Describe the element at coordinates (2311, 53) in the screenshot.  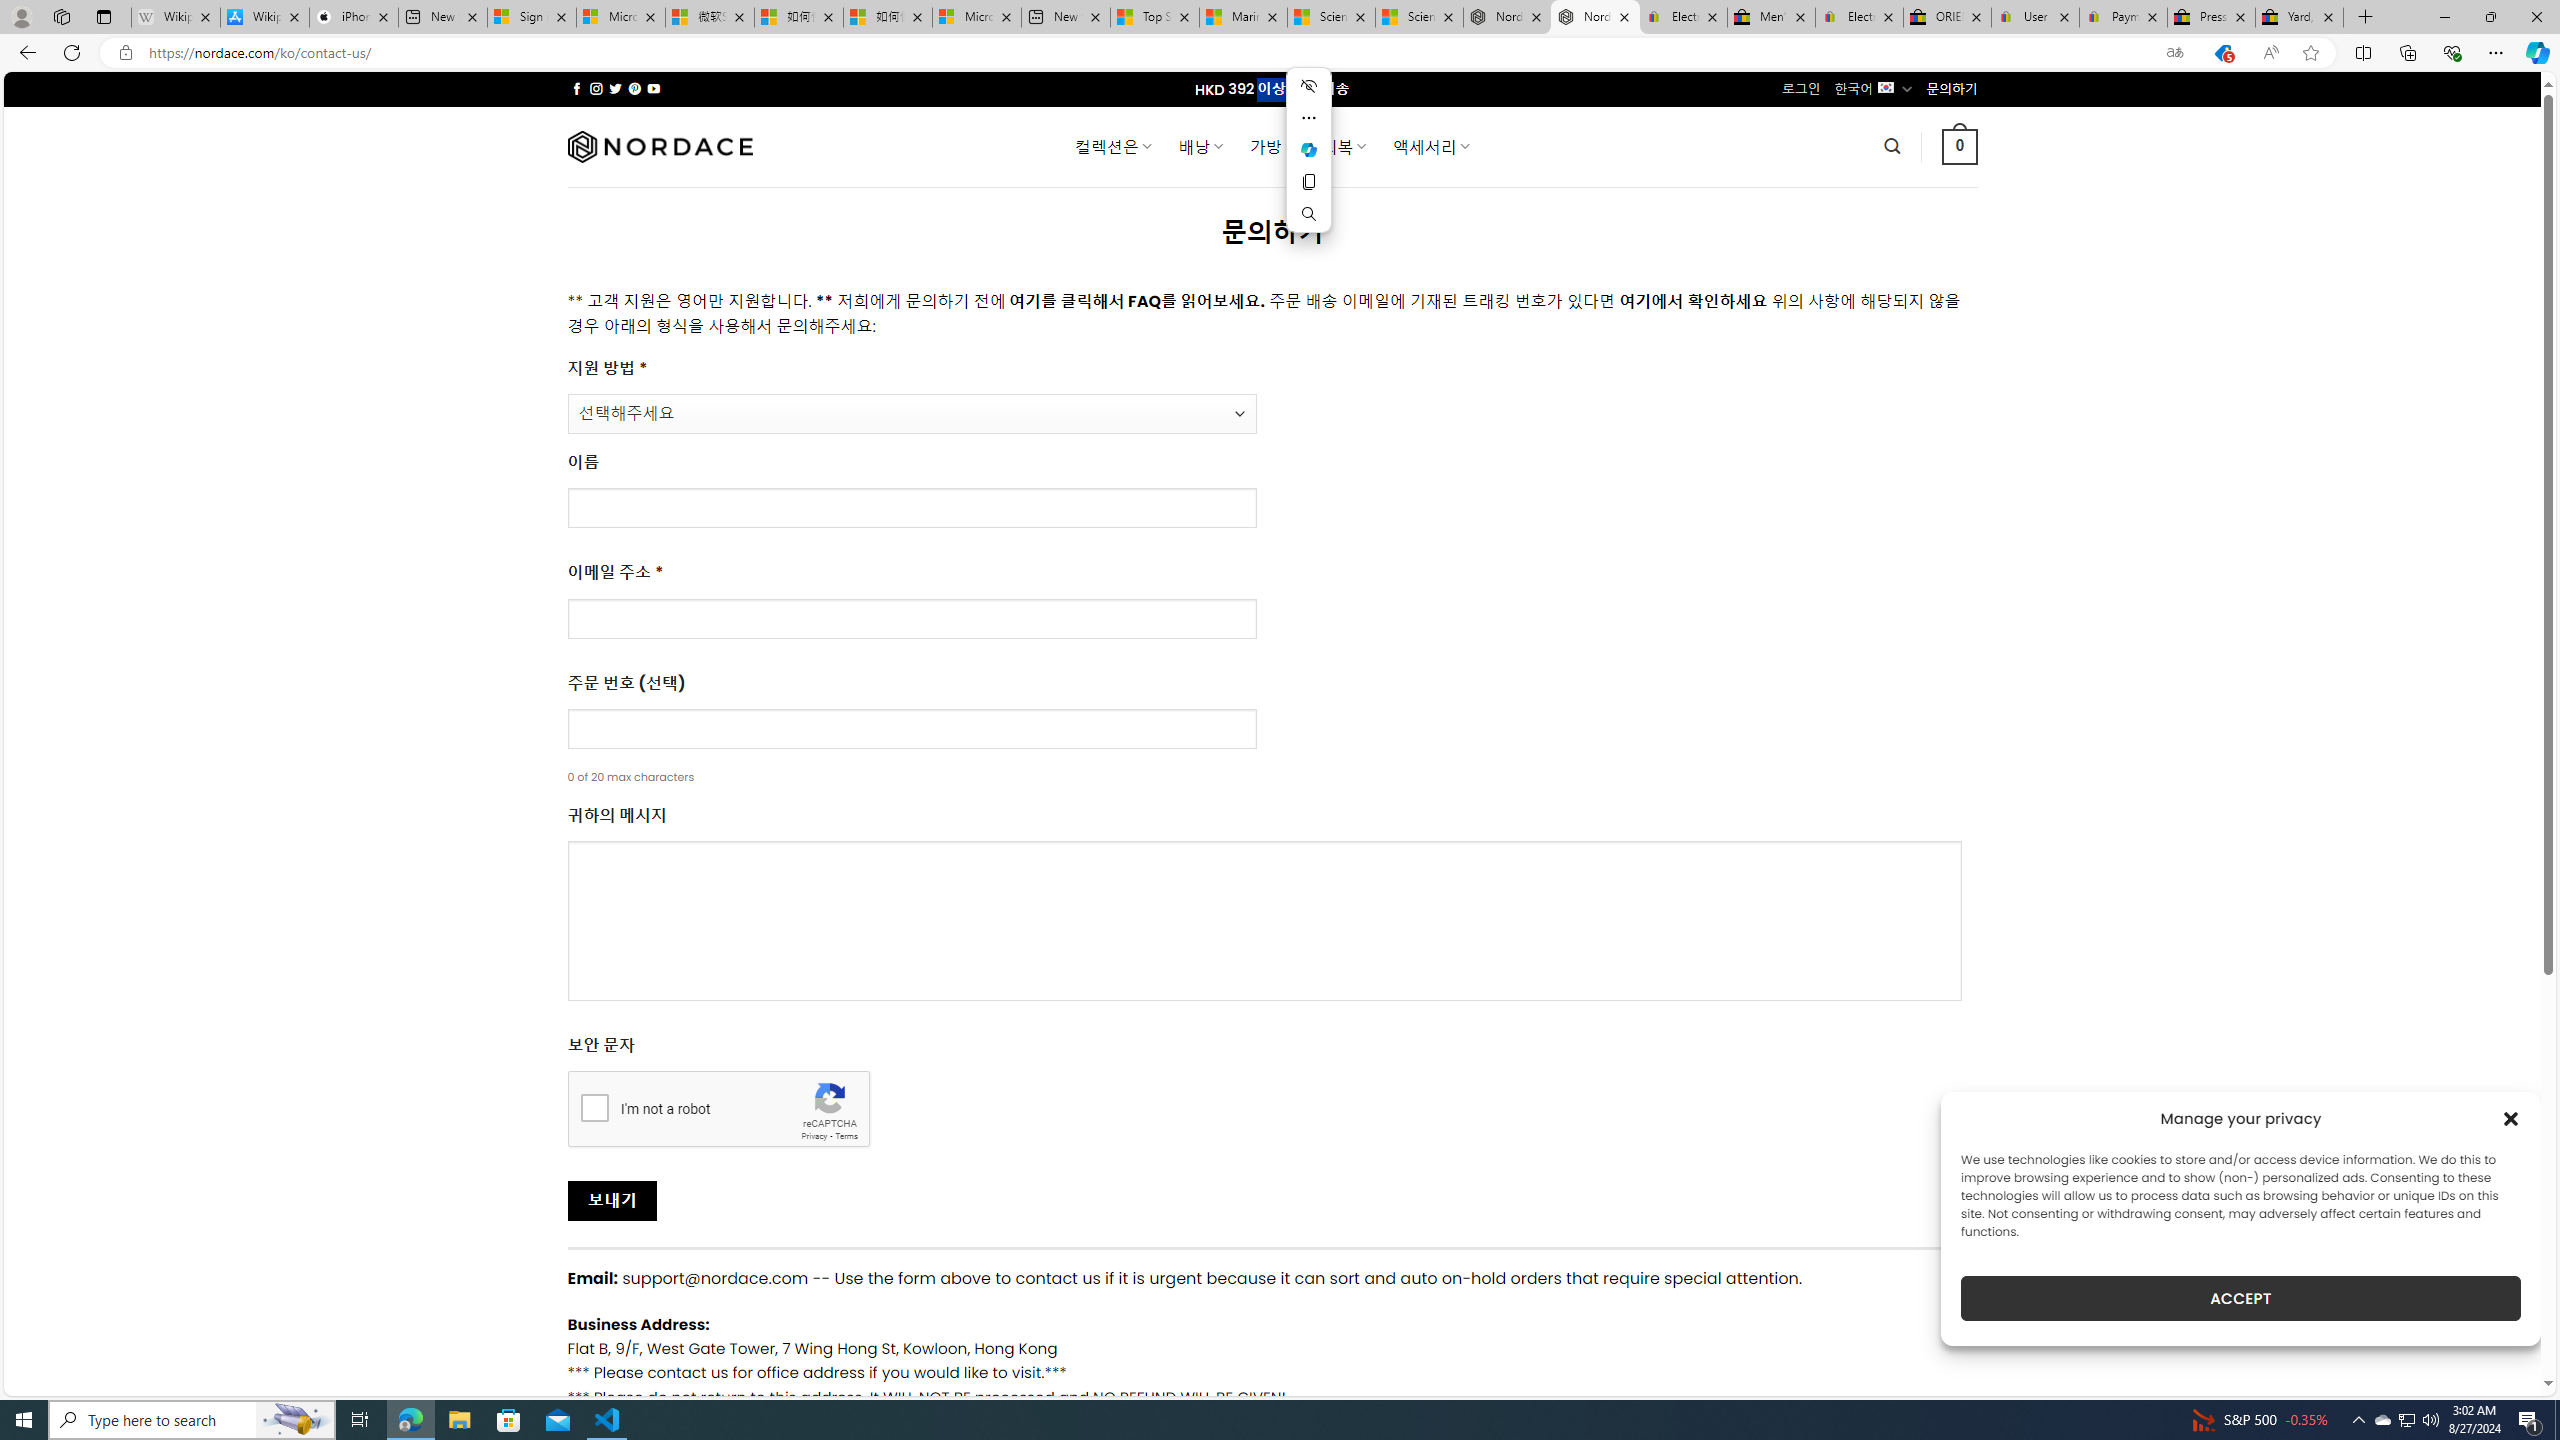
I see `'Add this page to favorites (Ctrl+D)'` at that location.